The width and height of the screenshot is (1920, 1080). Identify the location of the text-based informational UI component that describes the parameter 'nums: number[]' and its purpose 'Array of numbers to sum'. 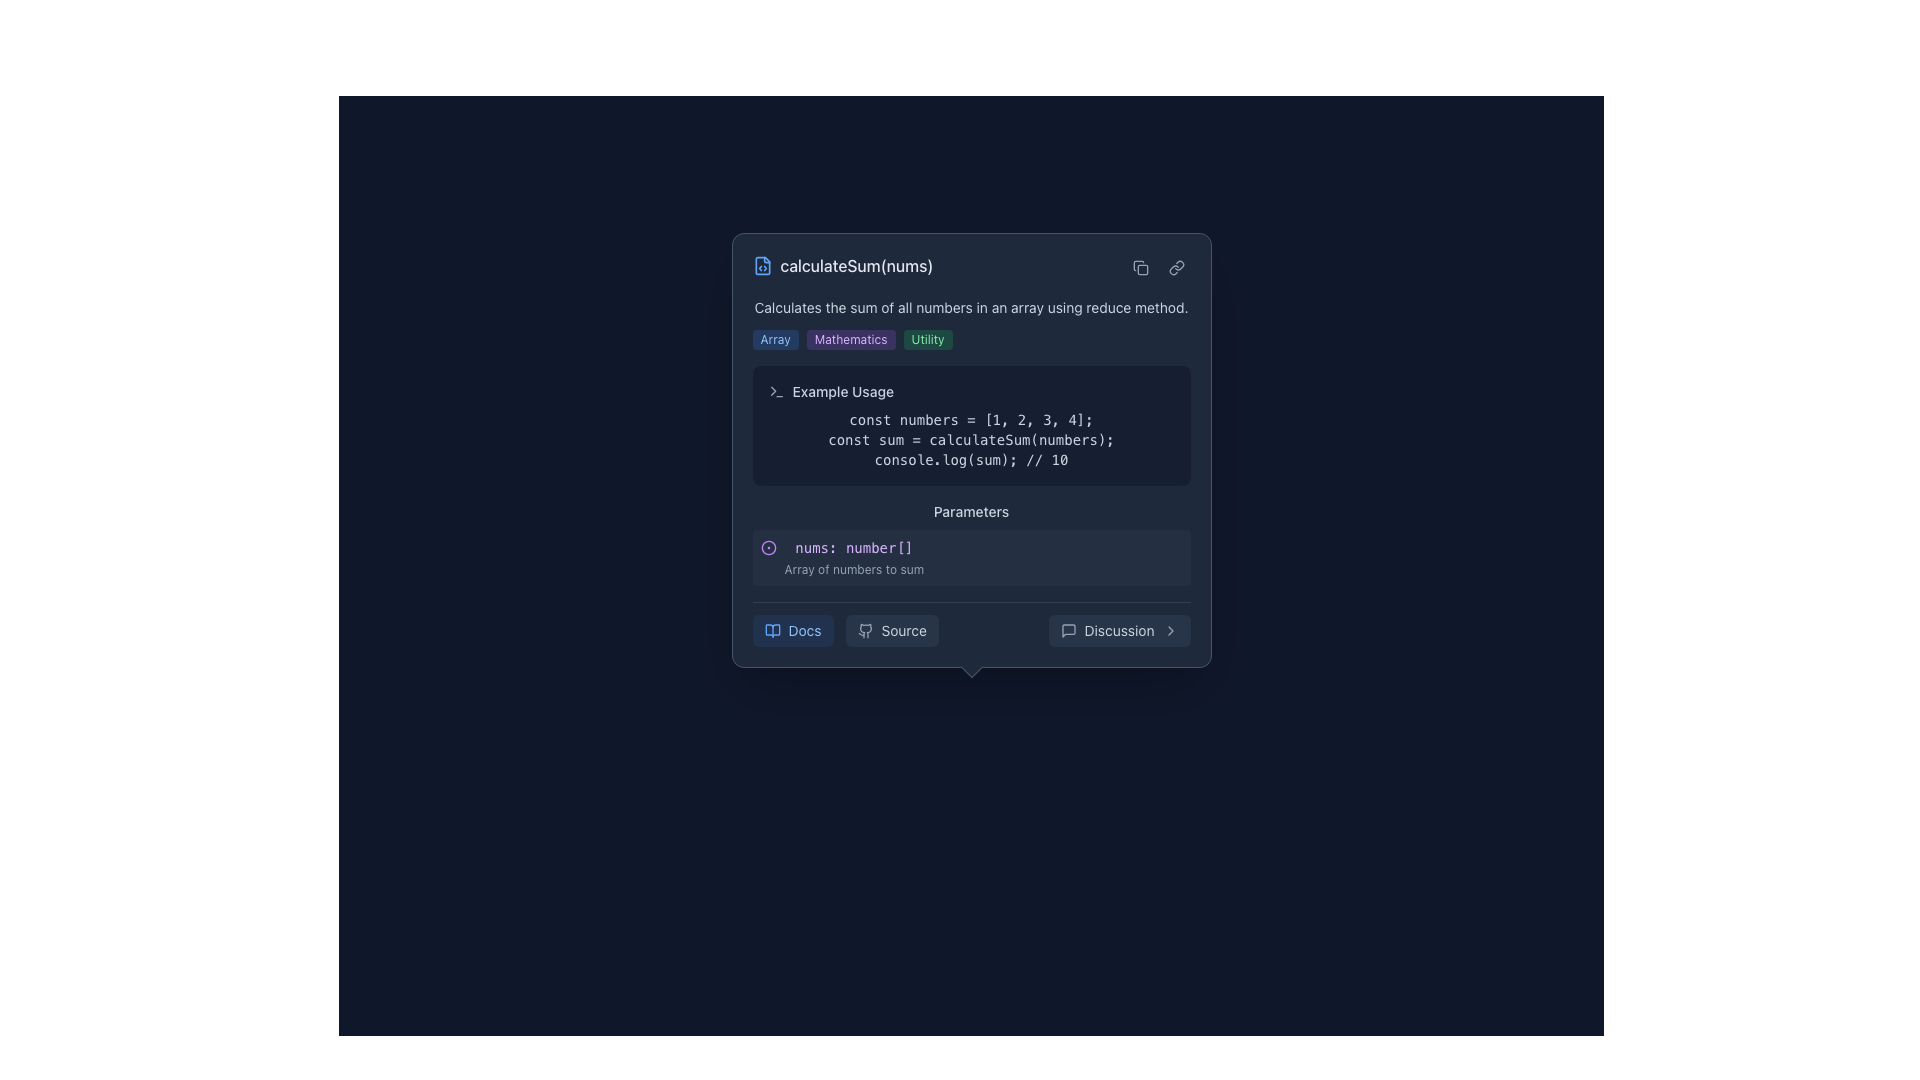
(854, 558).